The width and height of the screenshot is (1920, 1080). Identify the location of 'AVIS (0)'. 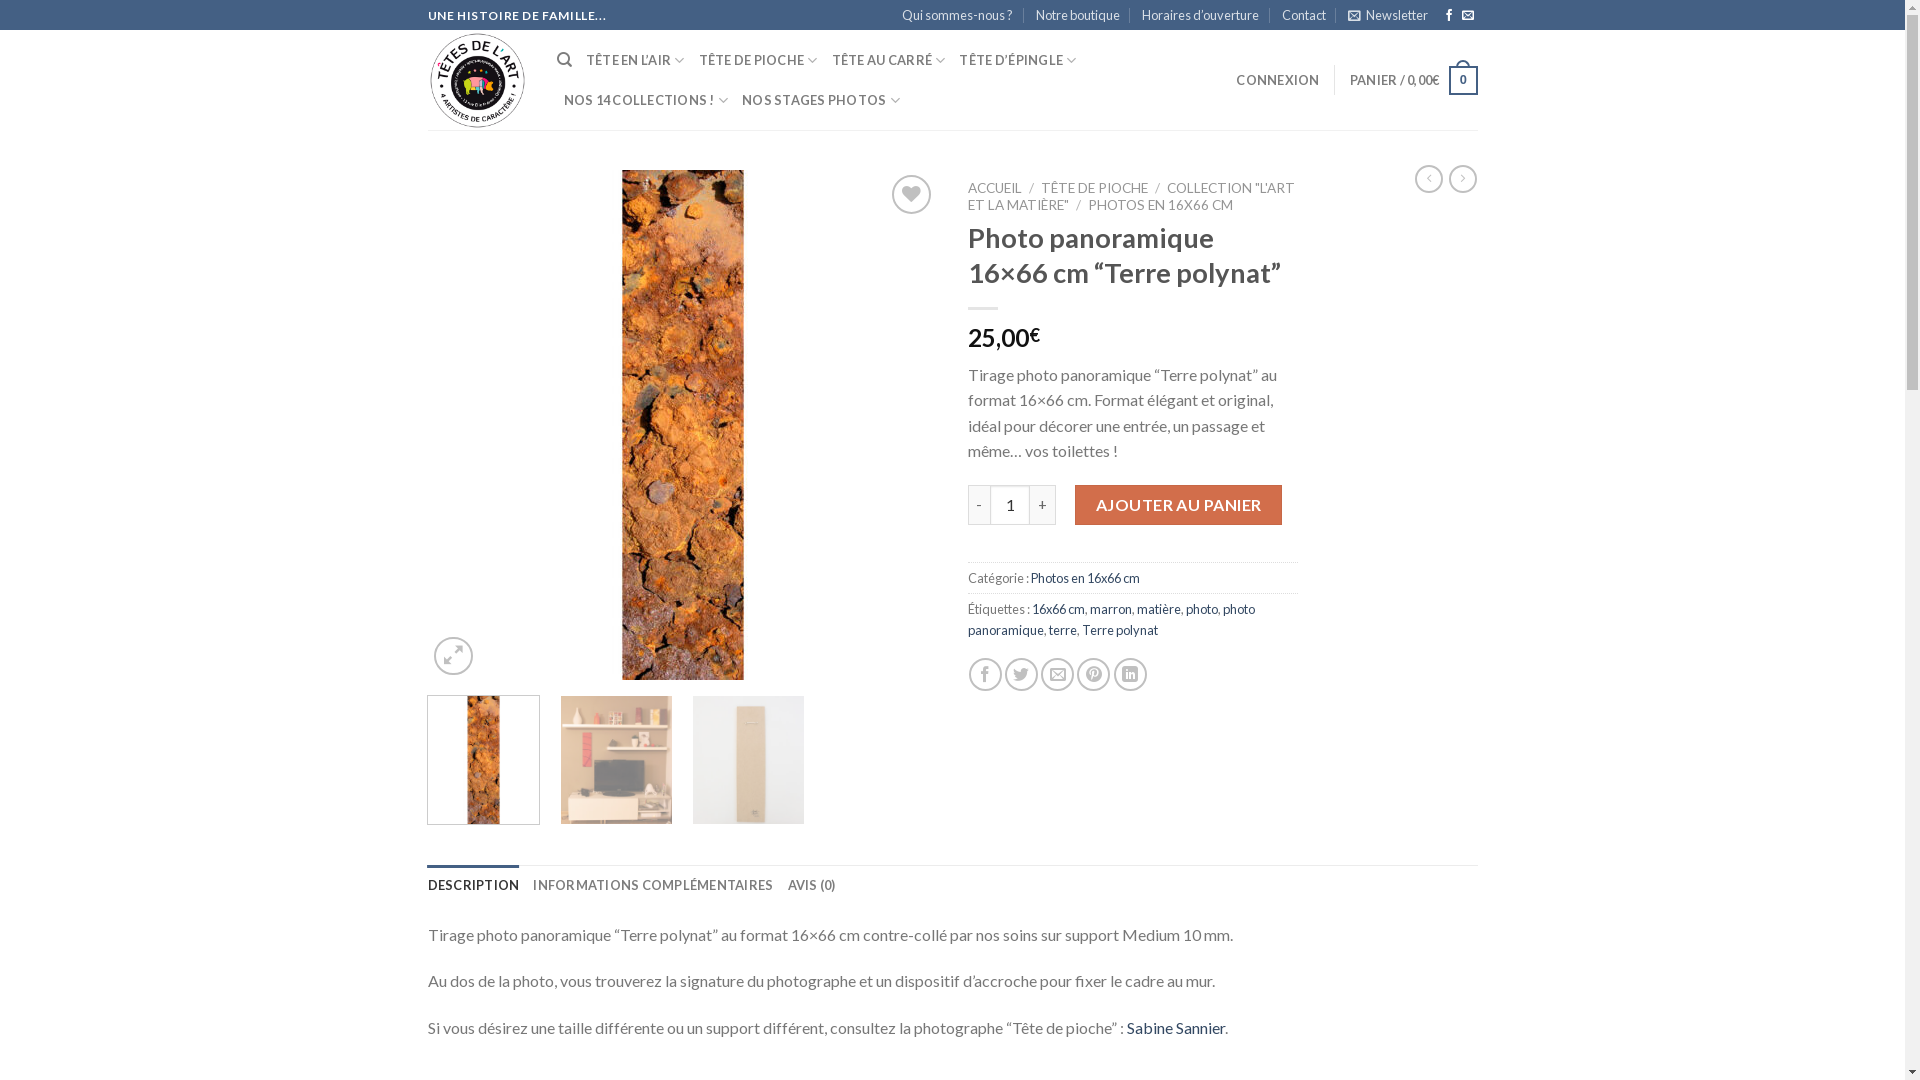
(786, 883).